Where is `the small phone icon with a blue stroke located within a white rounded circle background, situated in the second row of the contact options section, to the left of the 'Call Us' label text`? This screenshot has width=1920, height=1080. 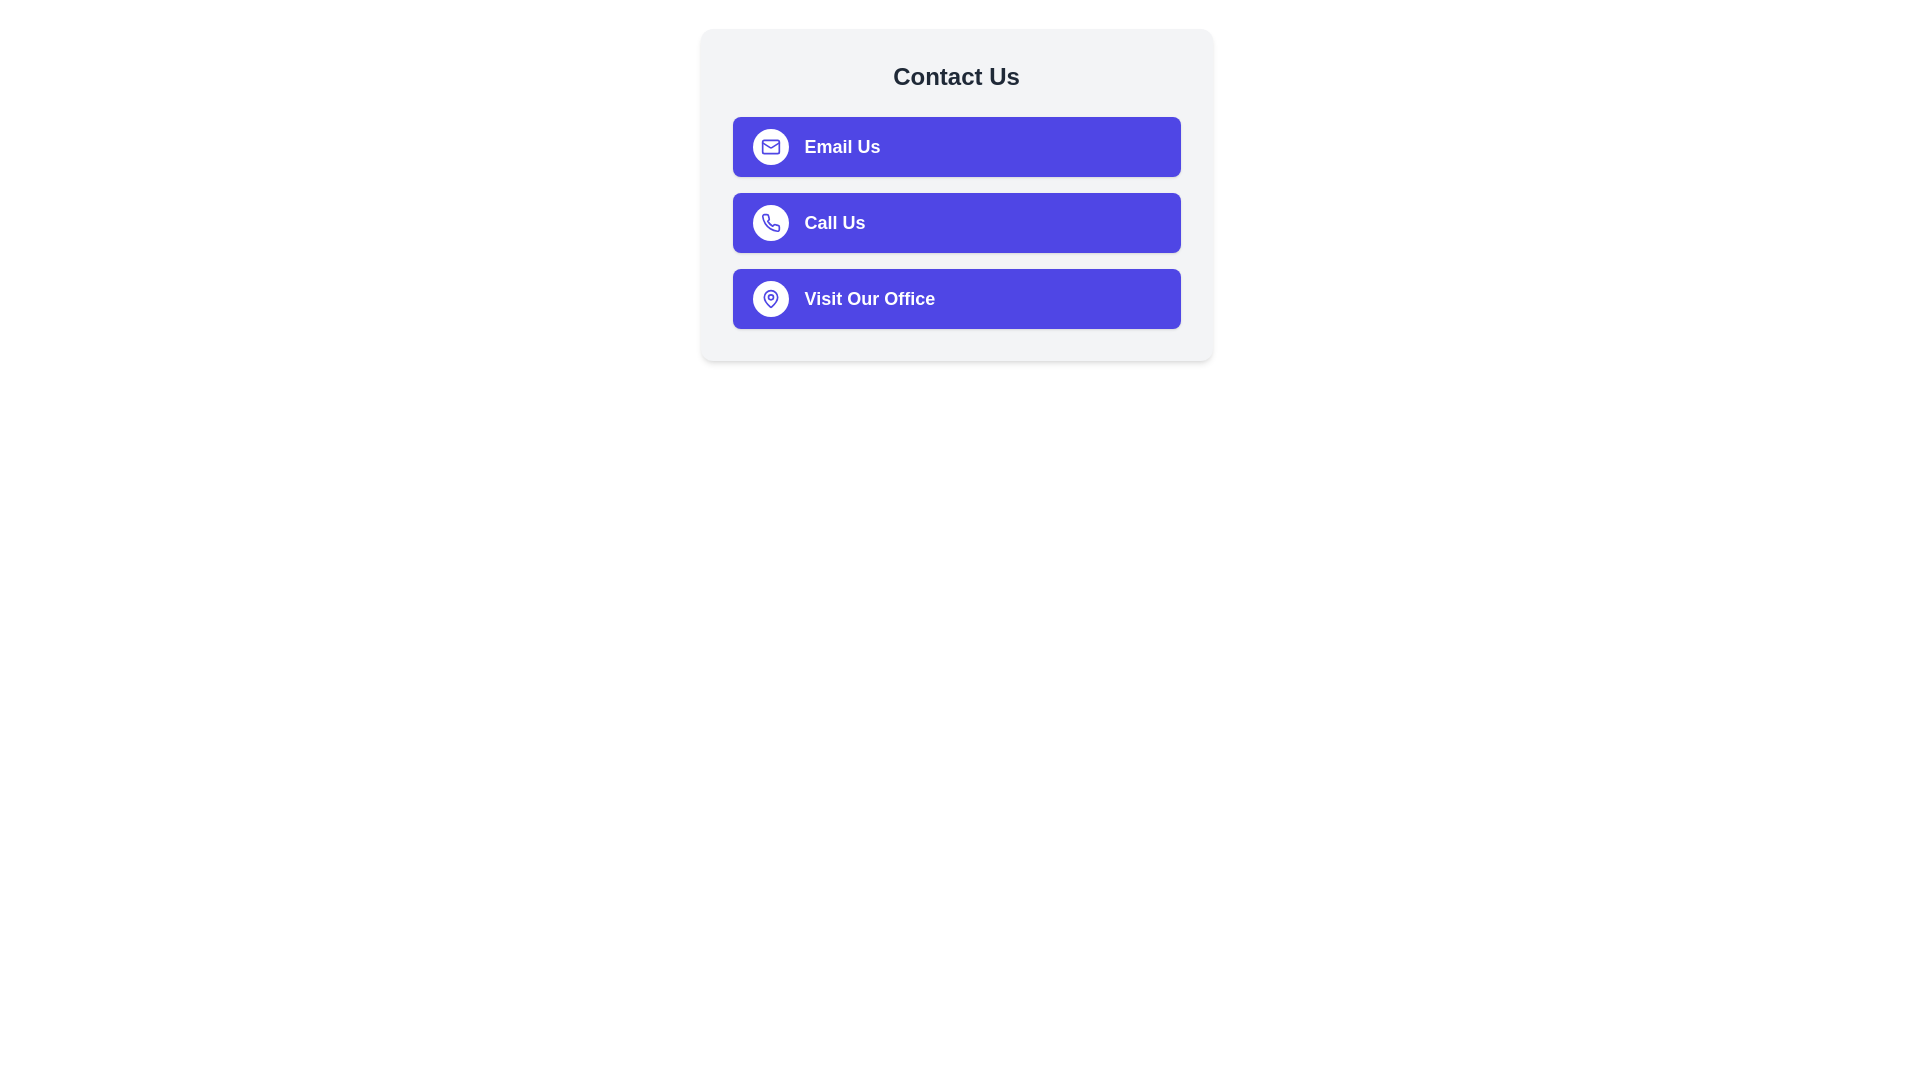
the small phone icon with a blue stroke located within a white rounded circle background, situated in the second row of the contact options section, to the left of the 'Call Us' label text is located at coordinates (769, 223).